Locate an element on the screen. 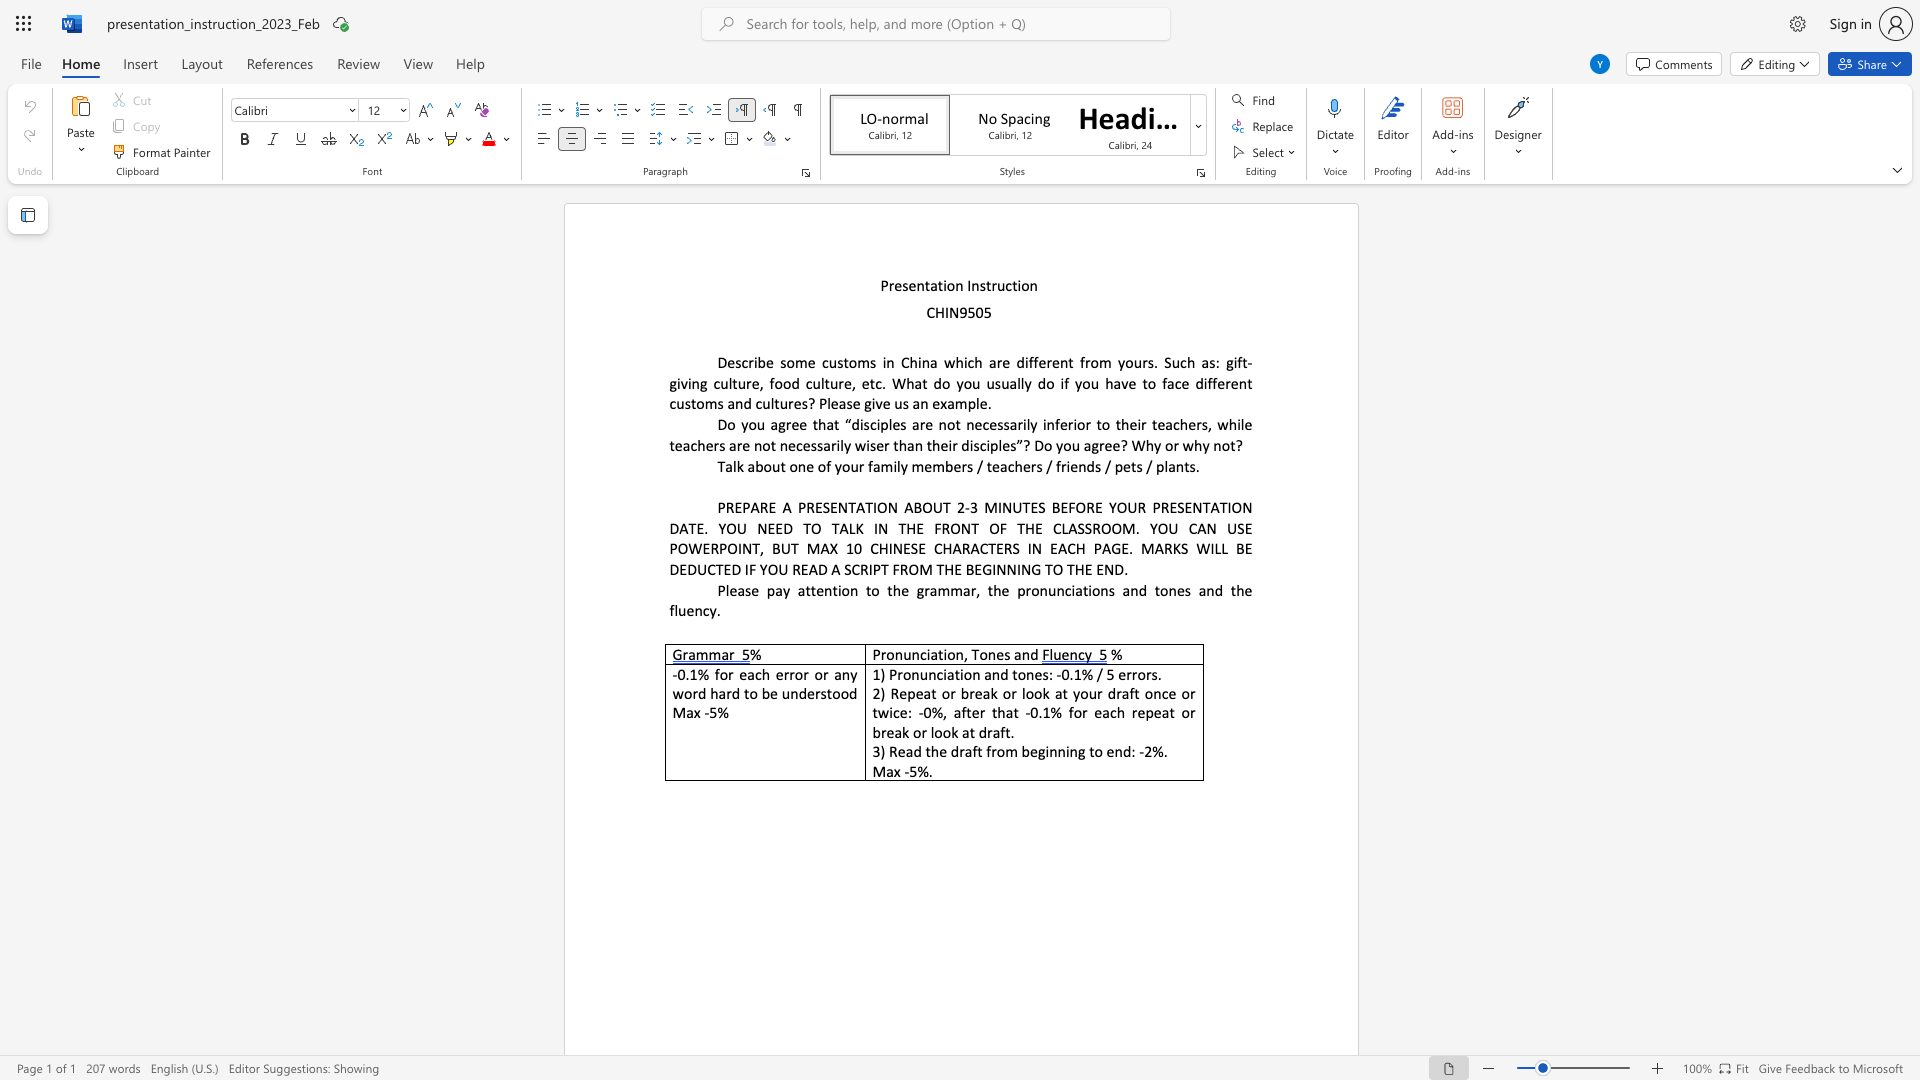 This screenshot has height=1080, width=1920. the subset text "s: -0.1% / 5 e" within the text "1) Pronunciation and tones: -0.1% / 5 errors." is located at coordinates (1041, 674).